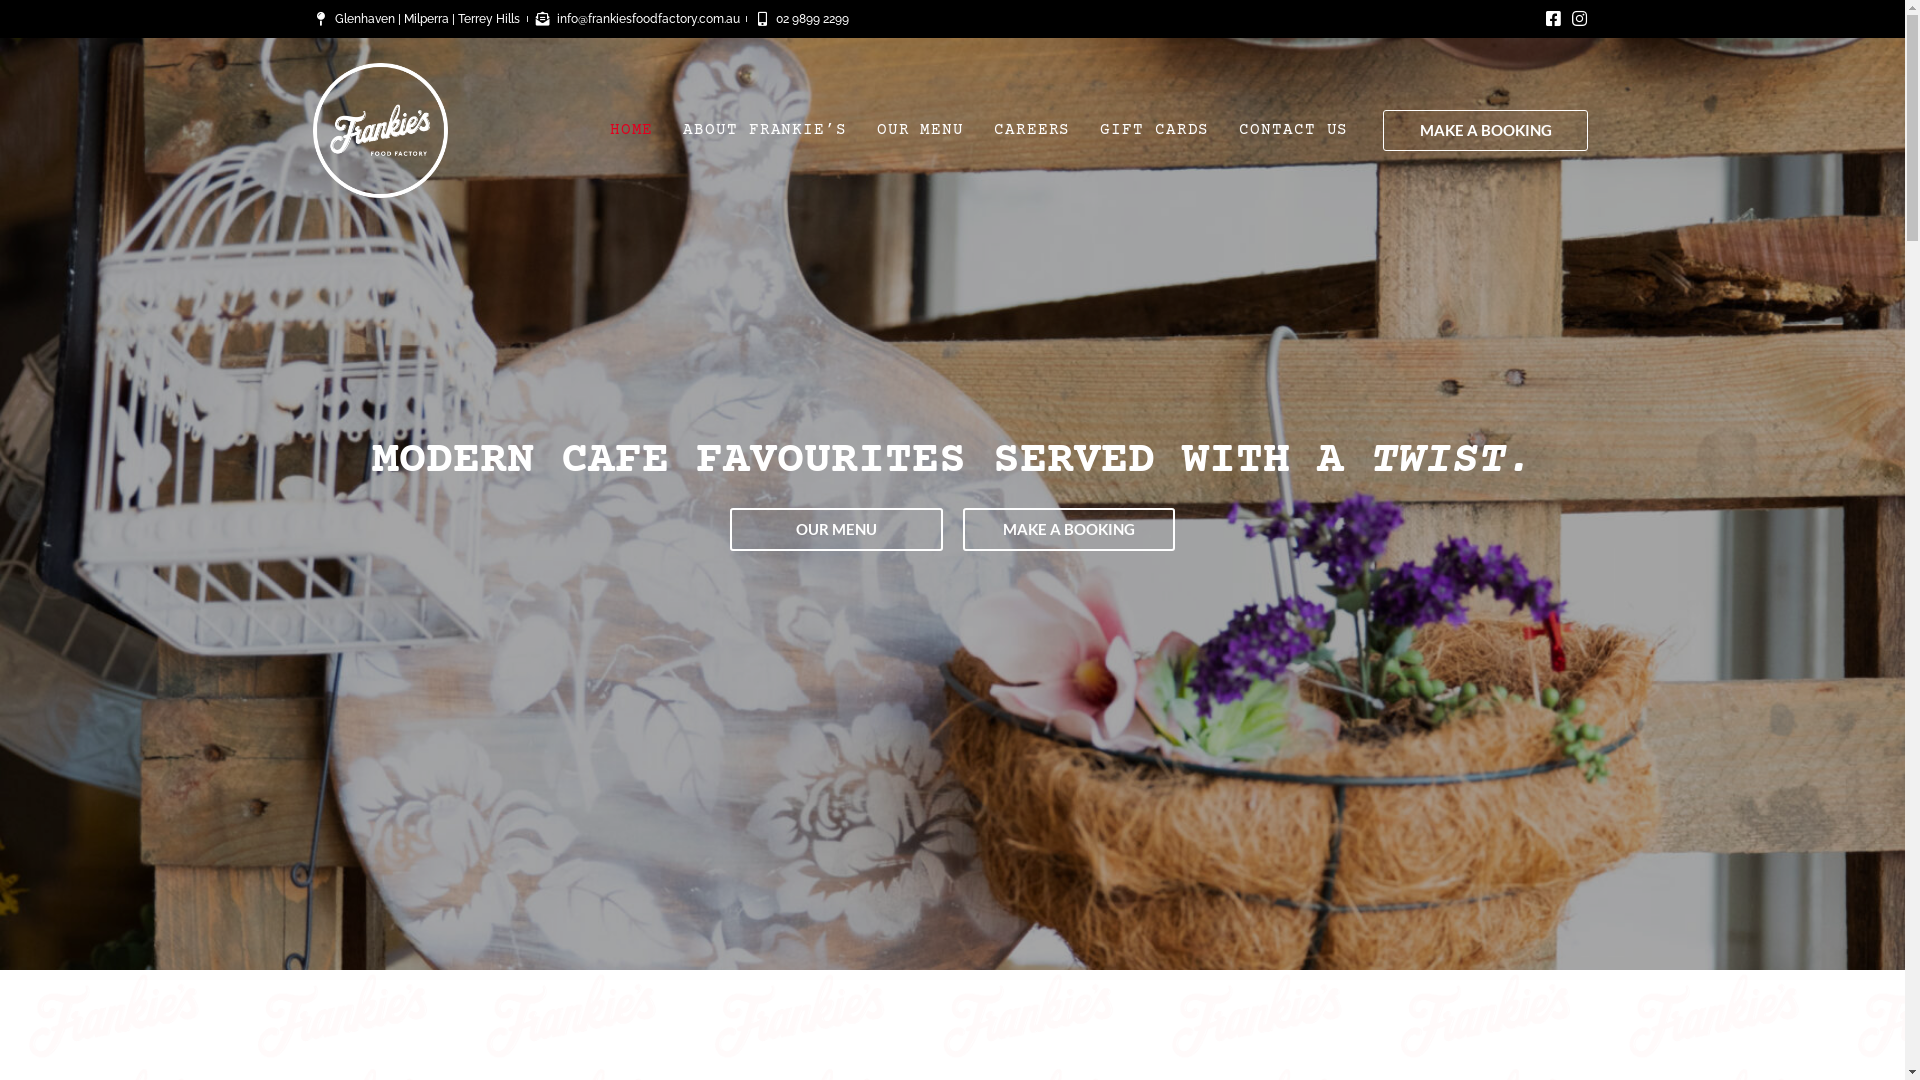 The width and height of the screenshot is (1920, 1080). Describe the element at coordinates (801, 19) in the screenshot. I see `'02 9899 2299'` at that location.